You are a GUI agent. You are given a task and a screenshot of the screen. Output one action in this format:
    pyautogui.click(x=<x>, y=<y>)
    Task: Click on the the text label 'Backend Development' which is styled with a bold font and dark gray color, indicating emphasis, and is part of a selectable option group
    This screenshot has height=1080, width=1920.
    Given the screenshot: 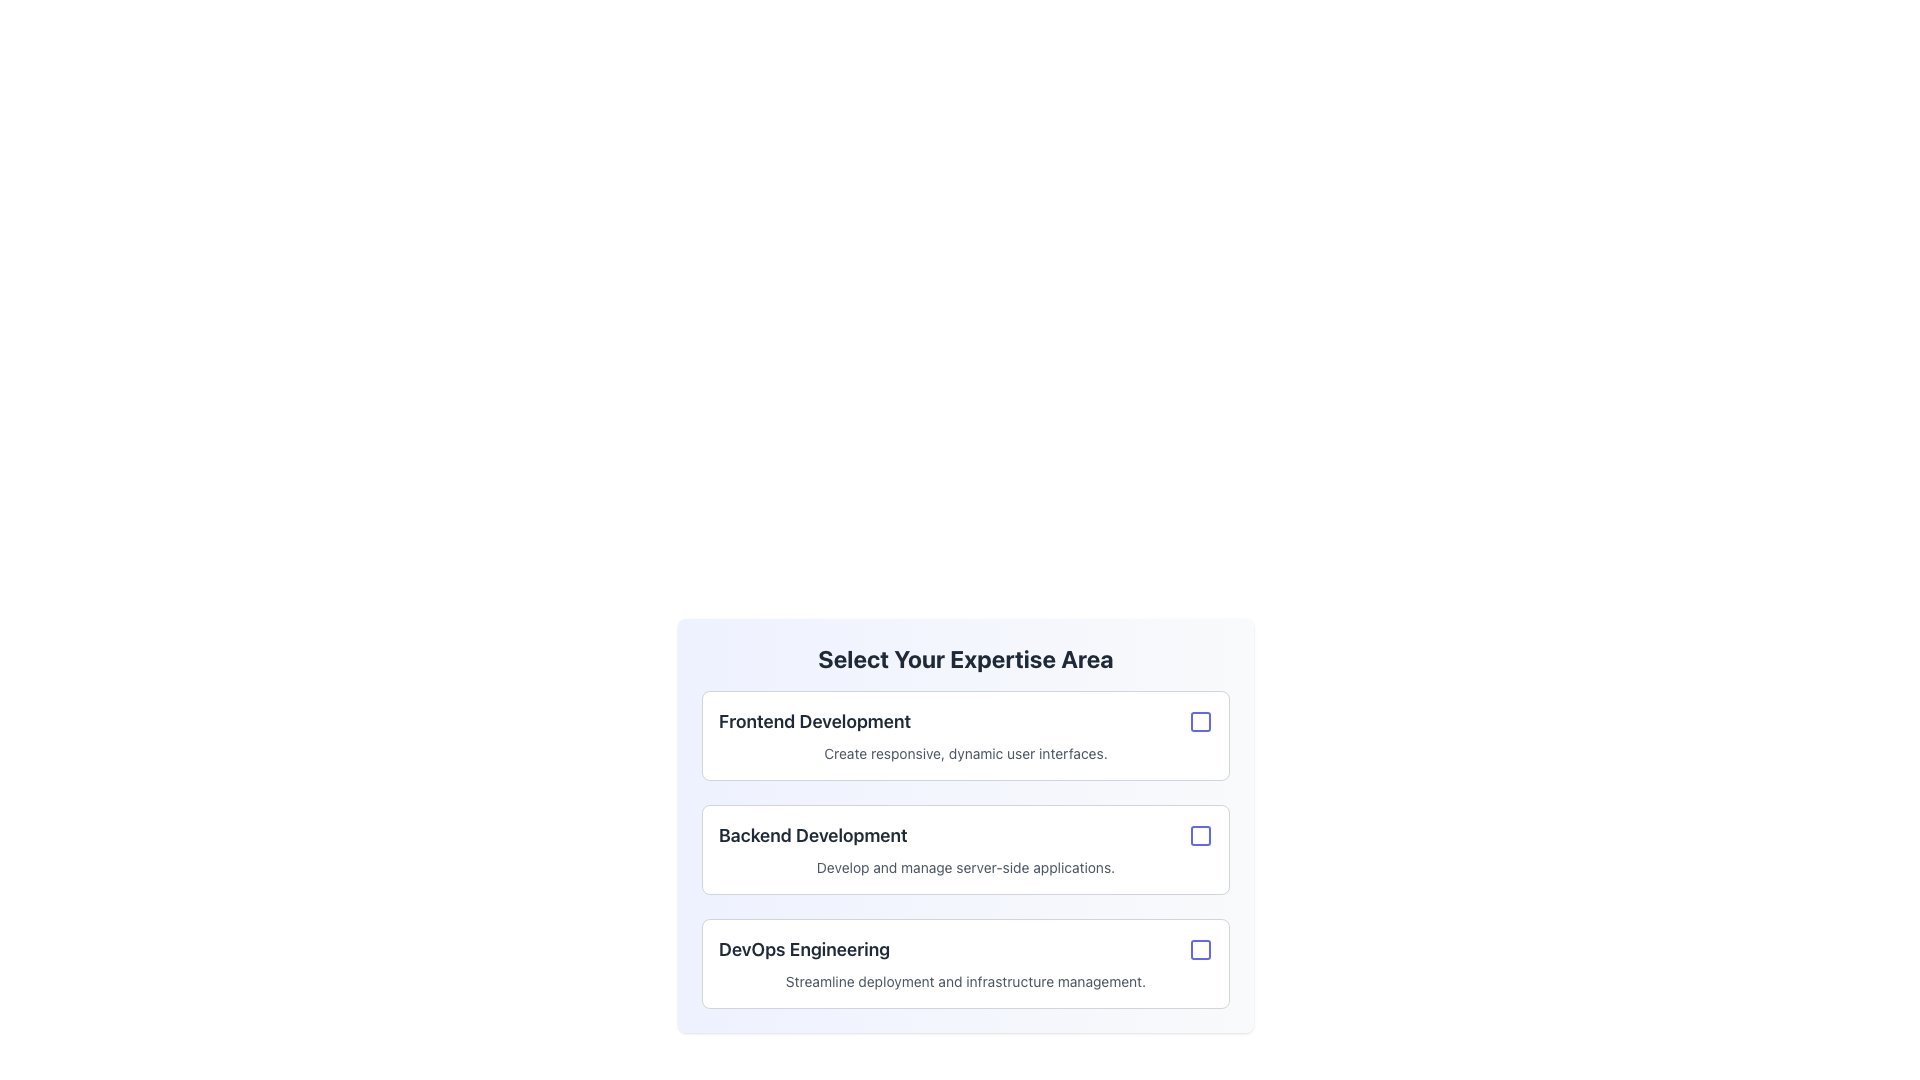 What is the action you would take?
    pyautogui.click(x=813, y=836)
    